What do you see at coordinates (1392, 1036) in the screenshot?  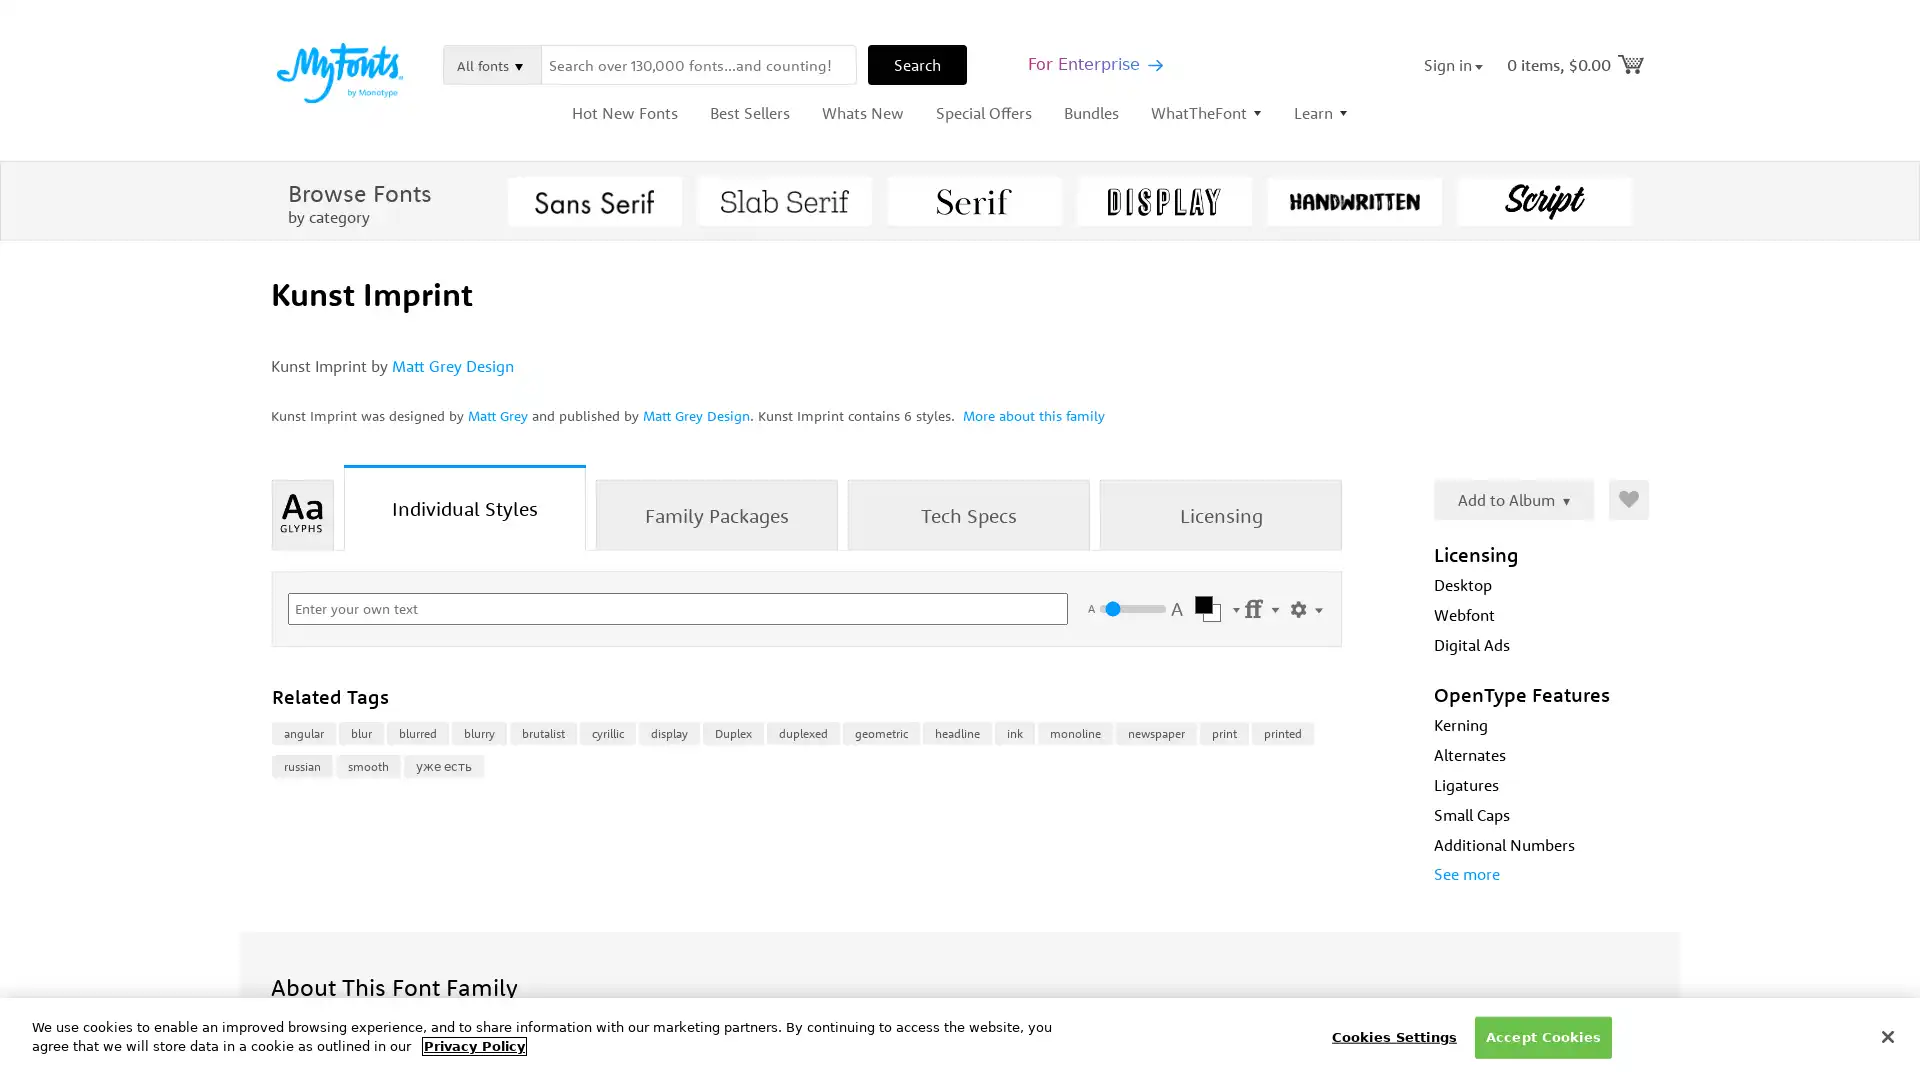 I see `Cookies Settings` at bounding box center [1392, 1036].